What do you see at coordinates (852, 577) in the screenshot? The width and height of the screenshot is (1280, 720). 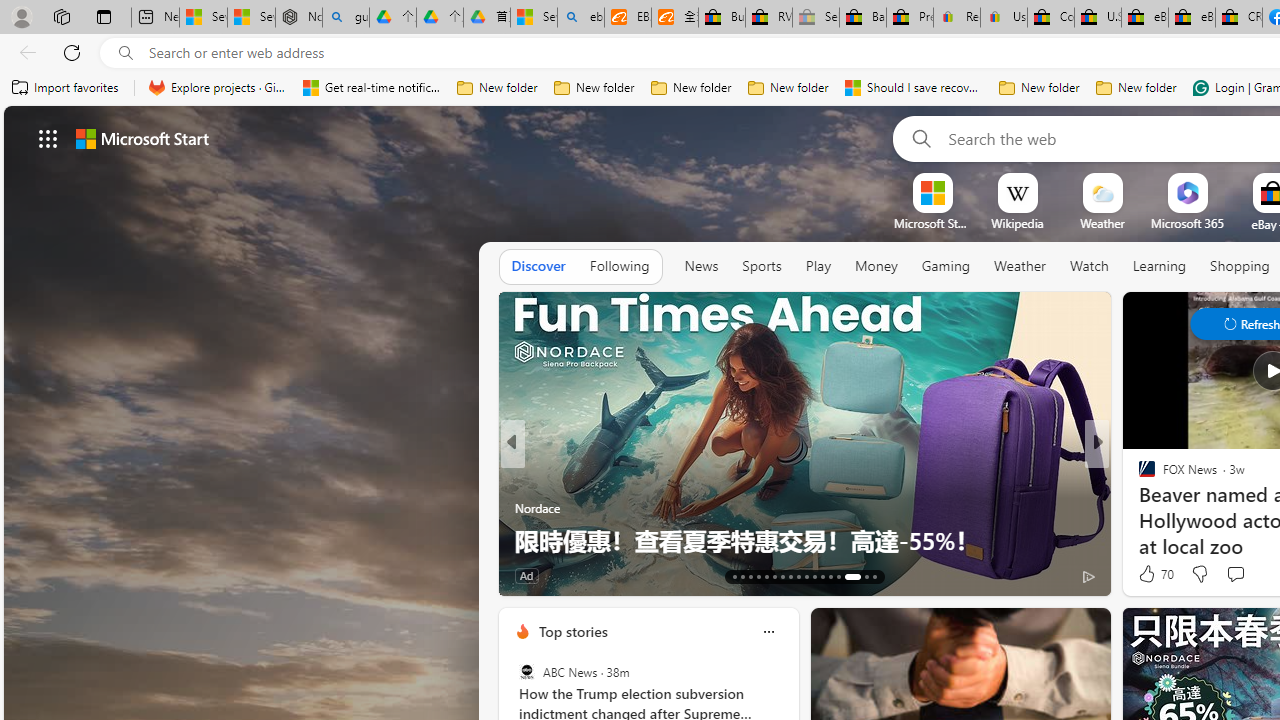 I see `'AutomationID: tab-33'` at bounding box center [852, 577].